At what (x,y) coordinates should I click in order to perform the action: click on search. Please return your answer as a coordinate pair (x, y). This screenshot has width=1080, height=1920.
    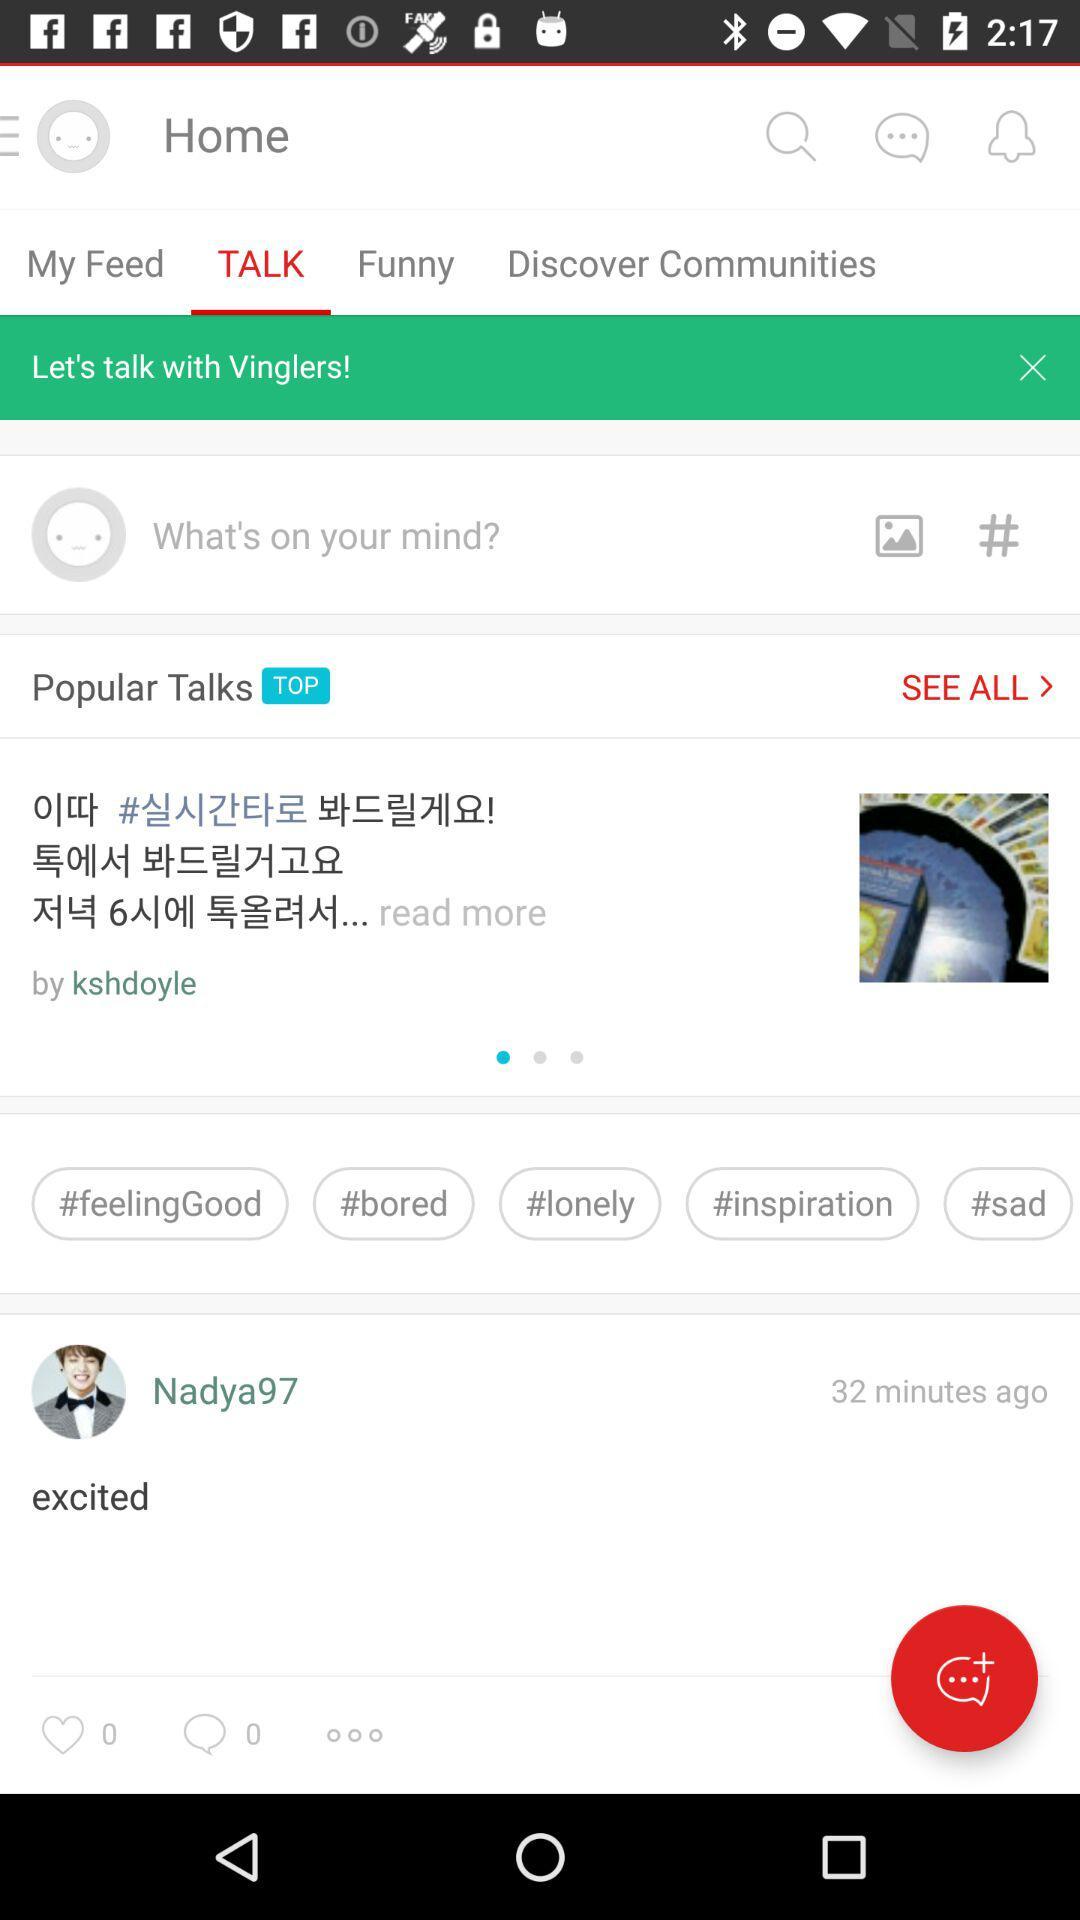
    Looking at the image, I should click on (789, 135).